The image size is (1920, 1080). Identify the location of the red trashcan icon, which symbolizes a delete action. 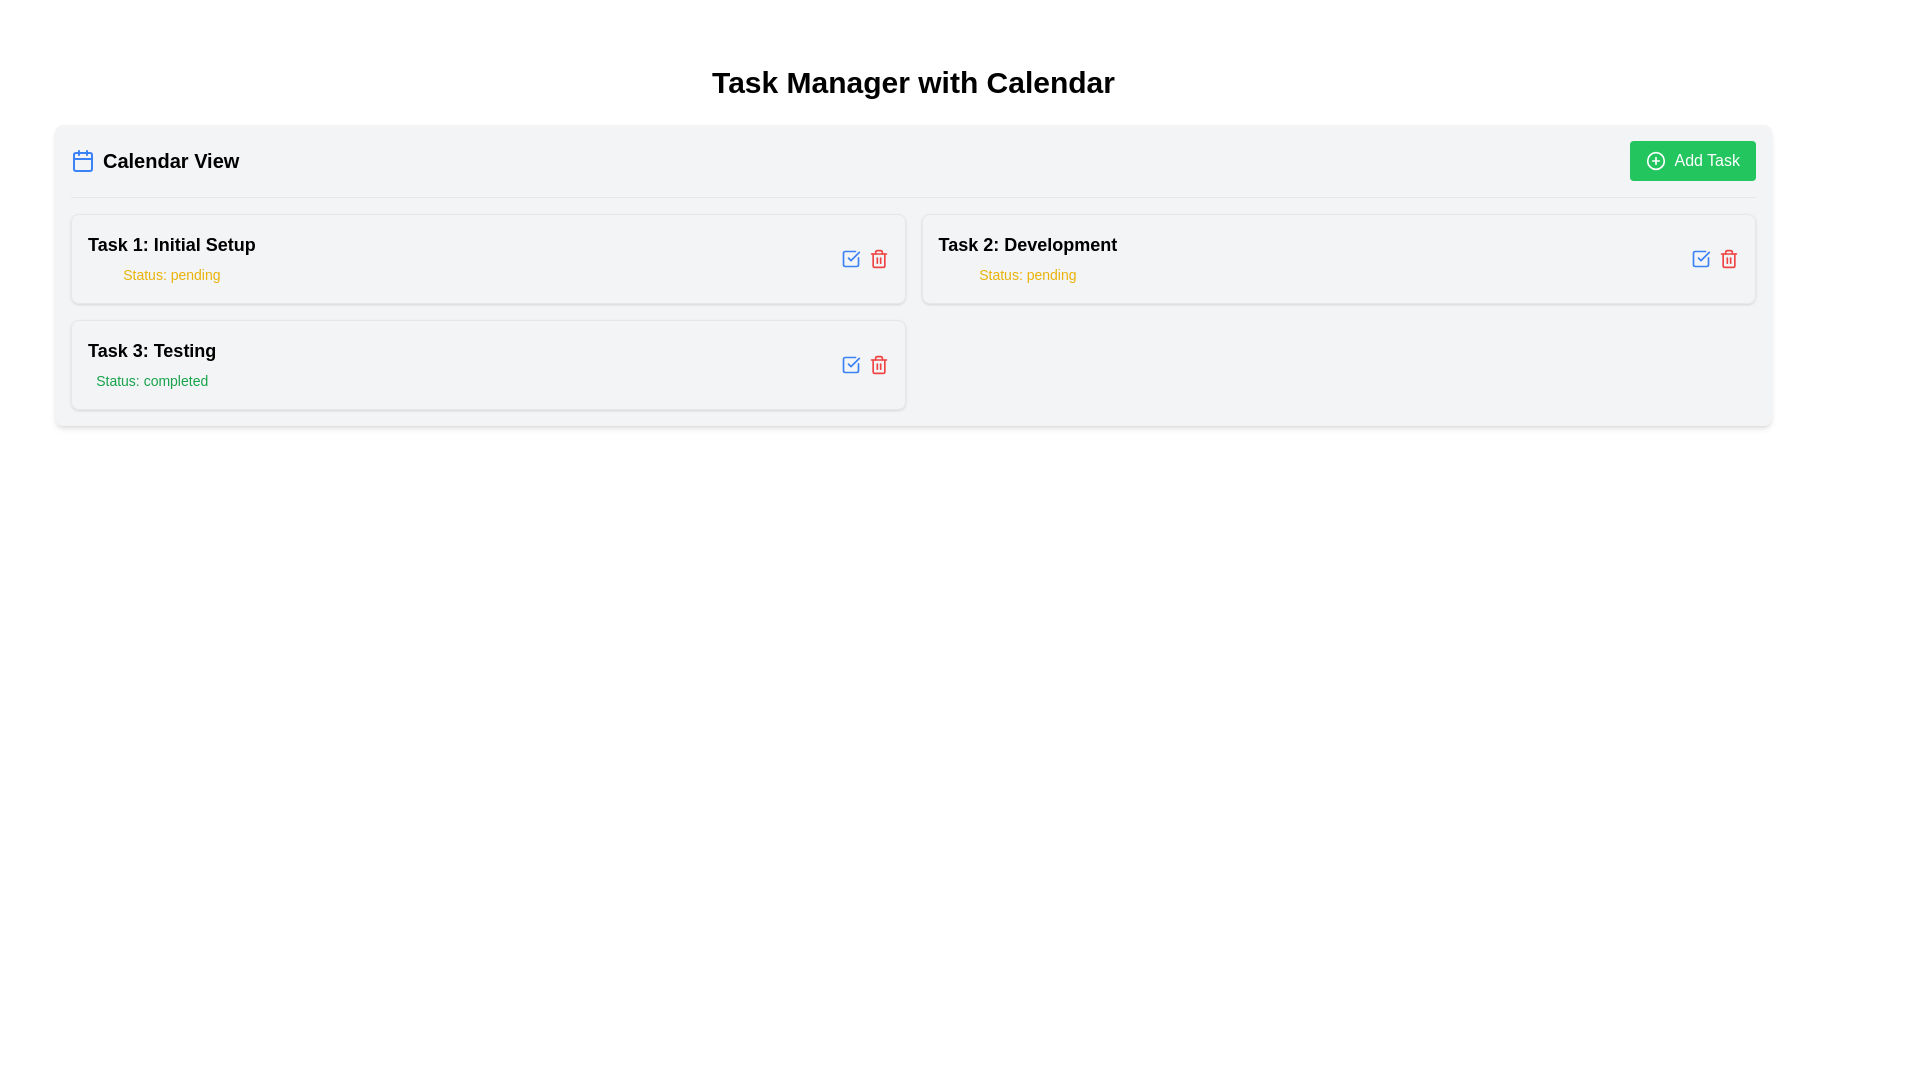
(878, 366).